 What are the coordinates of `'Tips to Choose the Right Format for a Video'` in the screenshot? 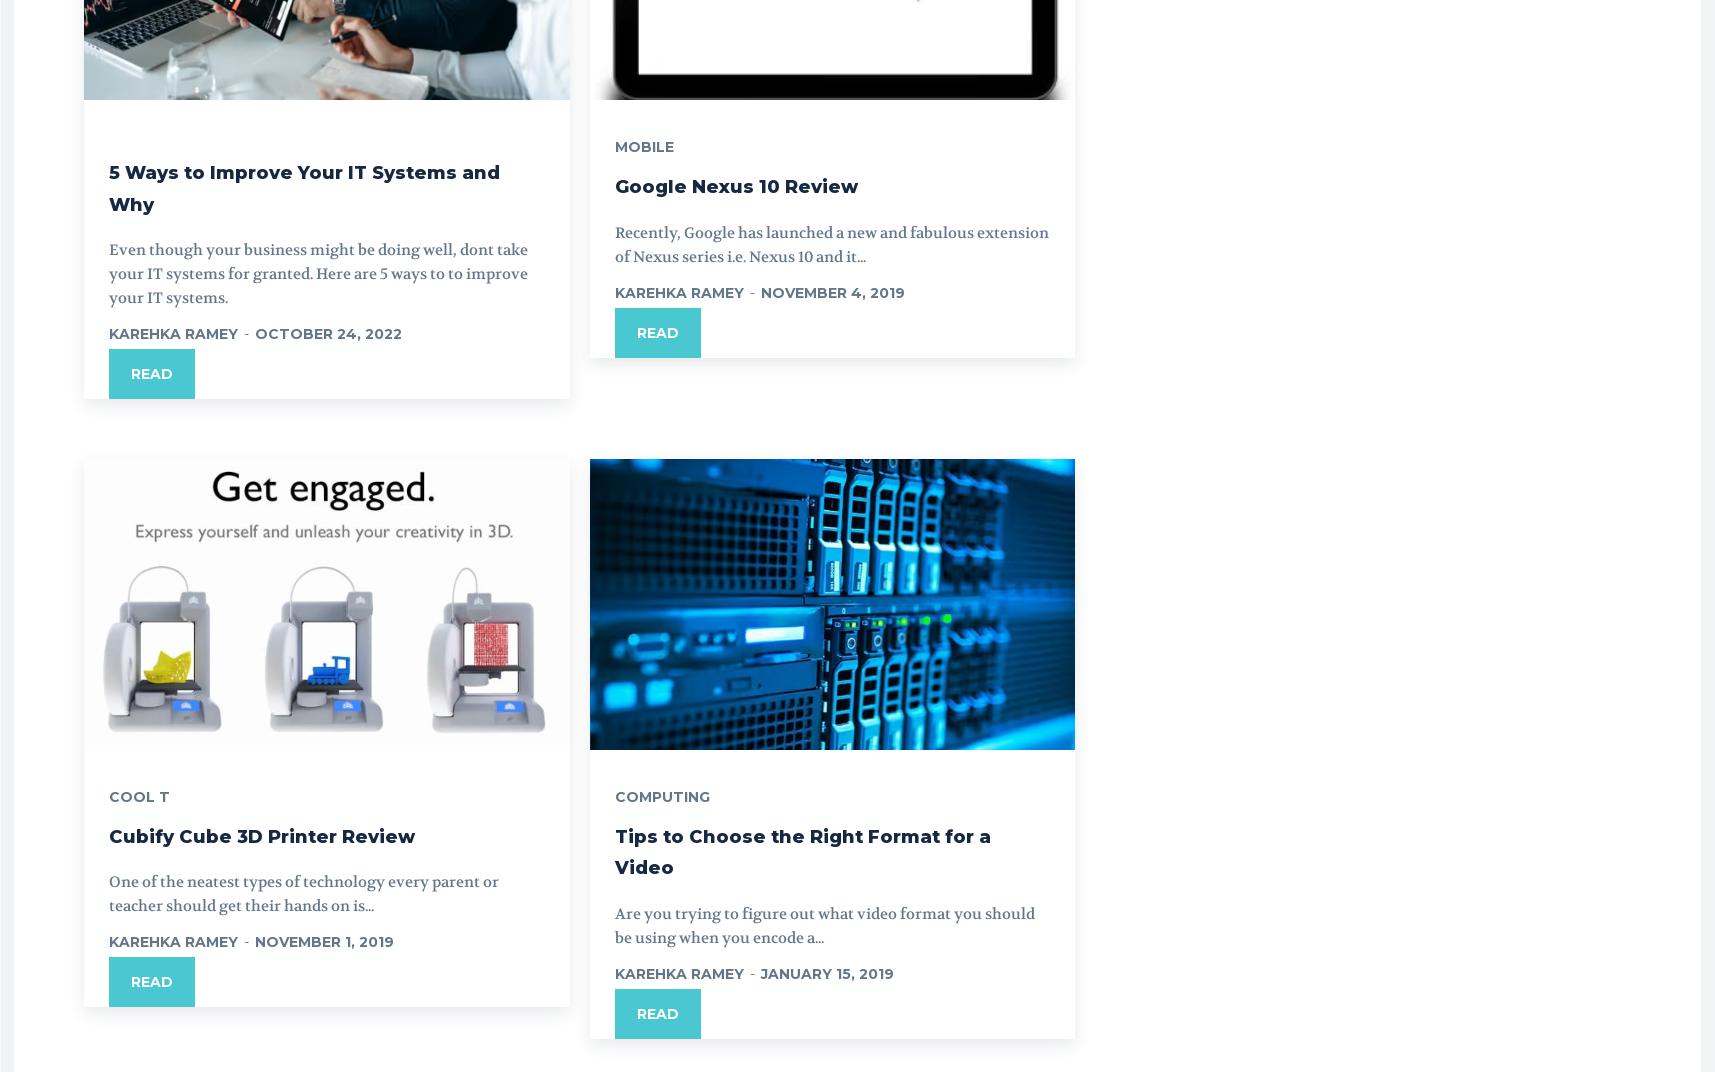 It's located at (824, 848).